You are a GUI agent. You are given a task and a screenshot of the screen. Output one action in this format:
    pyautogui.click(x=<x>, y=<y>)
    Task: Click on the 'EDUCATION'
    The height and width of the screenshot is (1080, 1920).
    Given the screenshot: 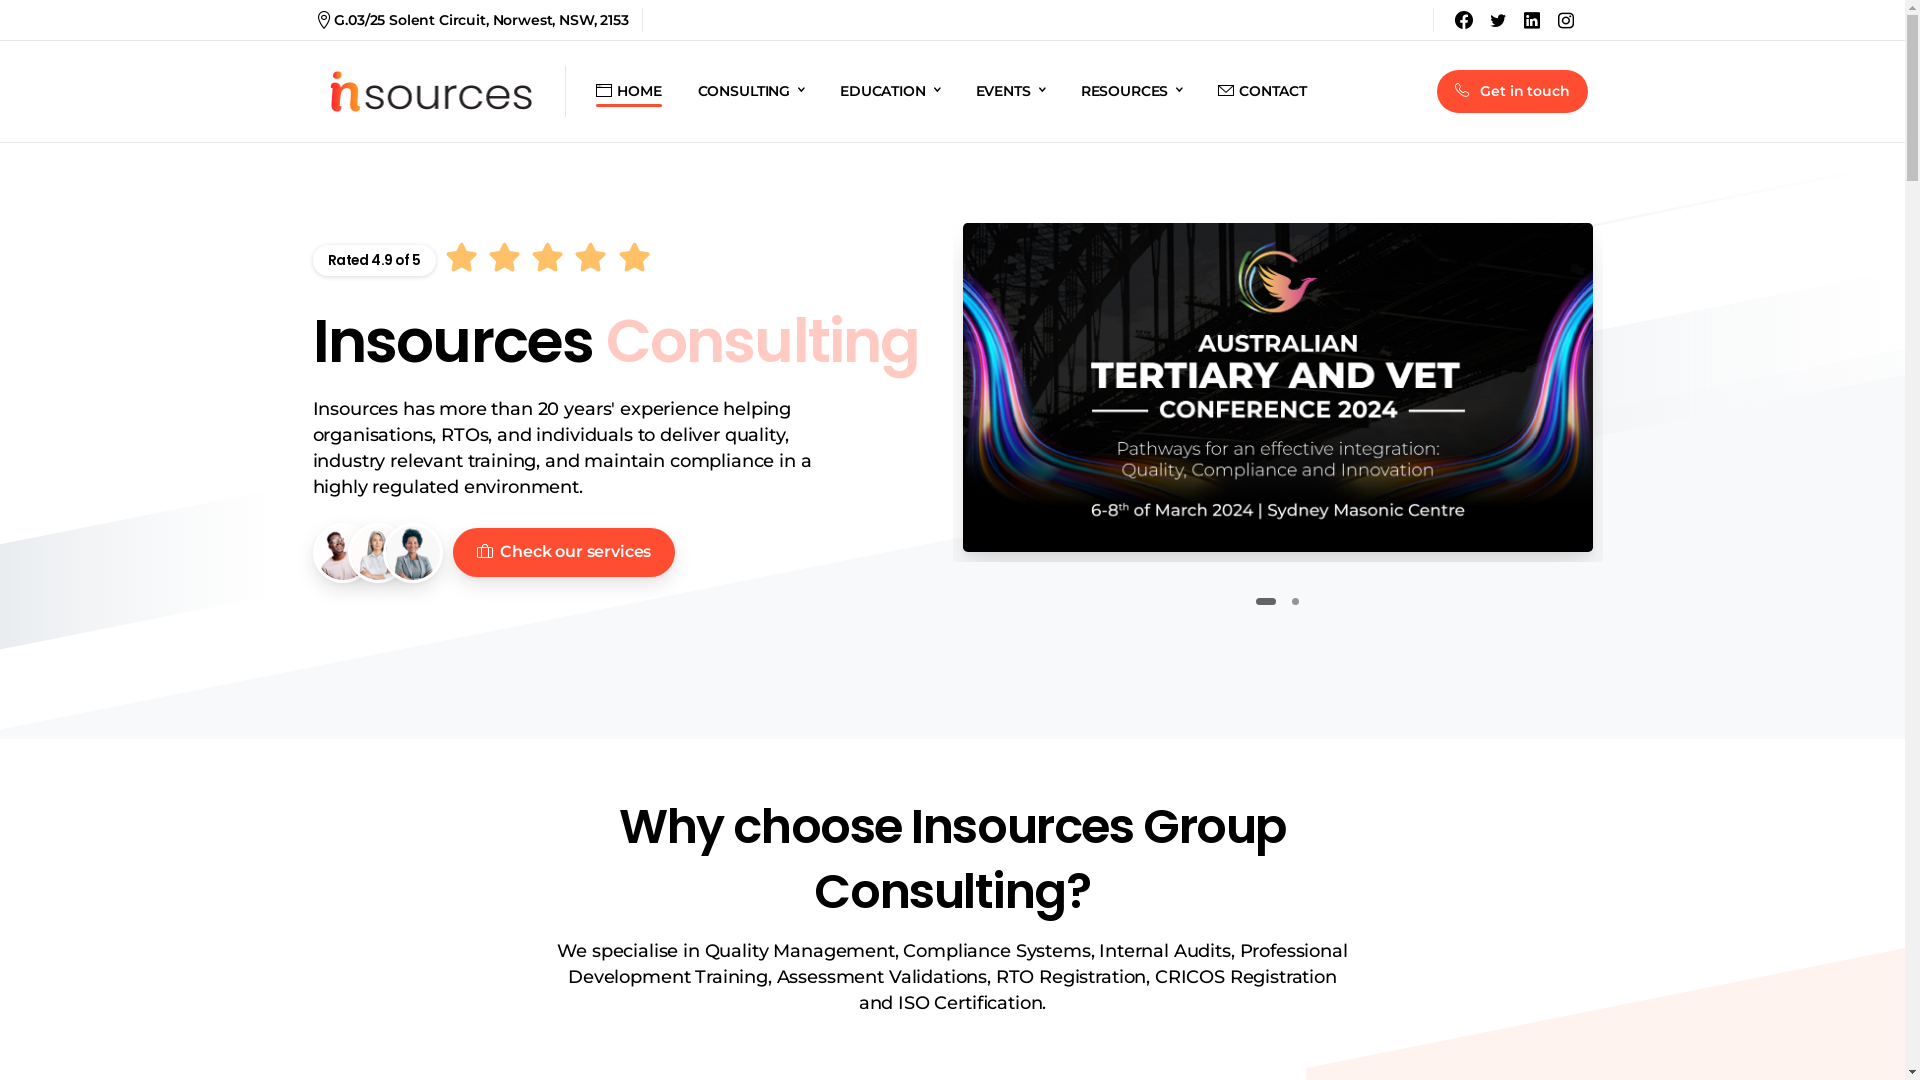 What is the action you would take?
    pyautogui.click(x=831, y=91)
    